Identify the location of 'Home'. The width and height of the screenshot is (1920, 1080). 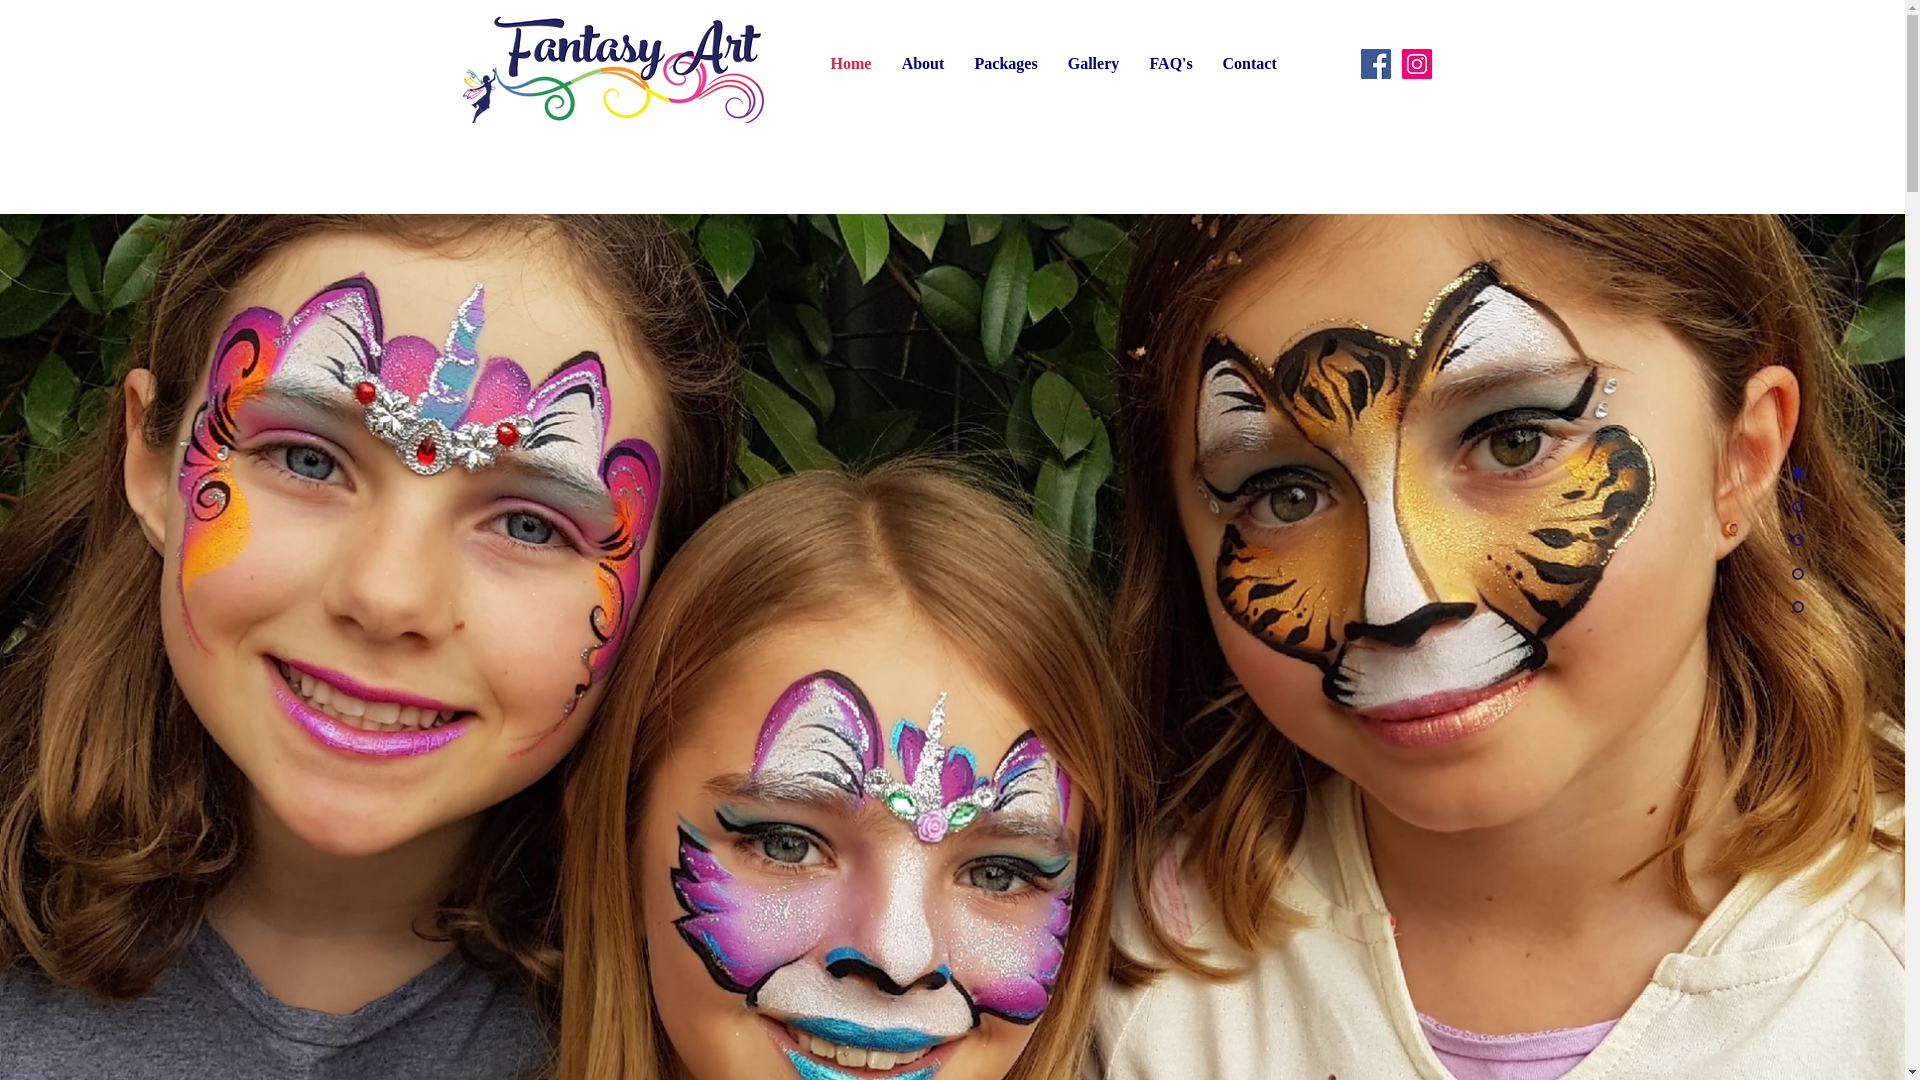
(816, 63).